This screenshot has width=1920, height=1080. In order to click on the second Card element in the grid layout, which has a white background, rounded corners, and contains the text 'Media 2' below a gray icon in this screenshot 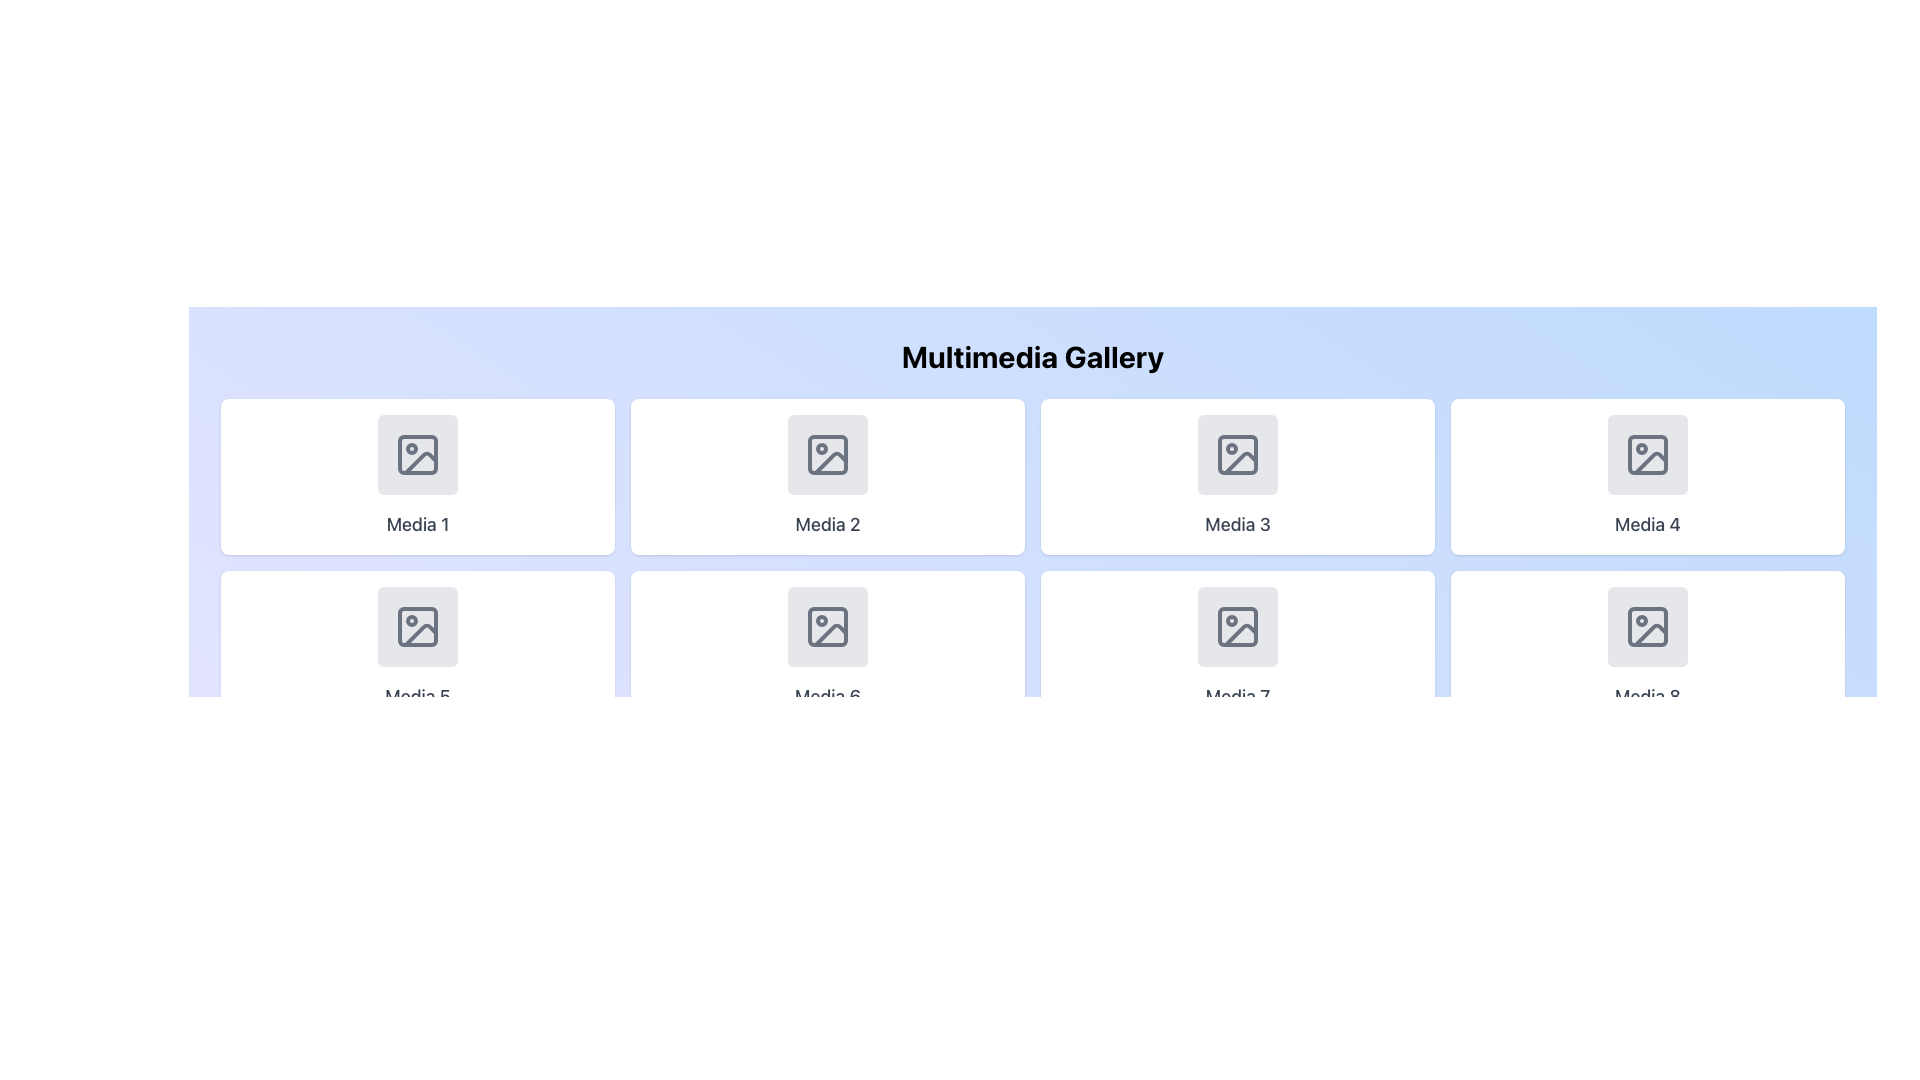, I will do `click(828, 477)`.